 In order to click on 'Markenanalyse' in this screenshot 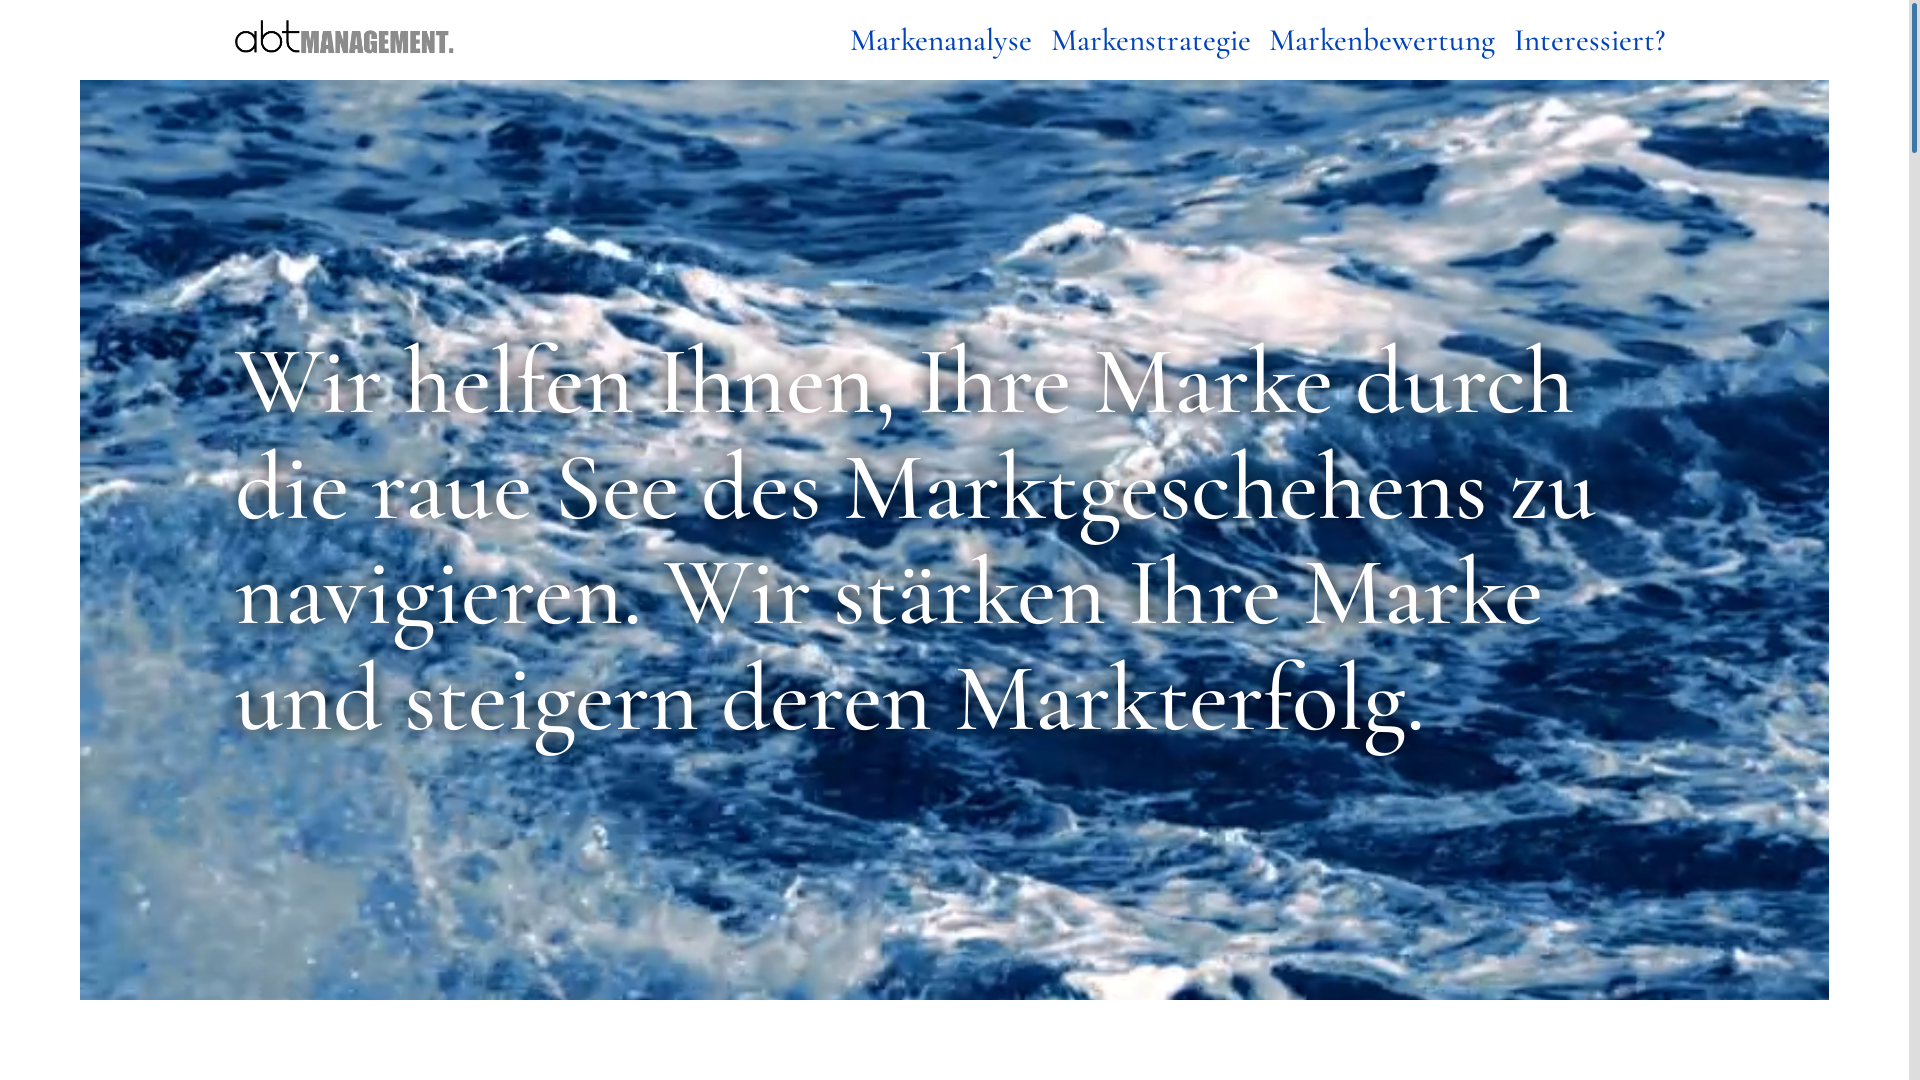, I will do `click(940, 40)`.